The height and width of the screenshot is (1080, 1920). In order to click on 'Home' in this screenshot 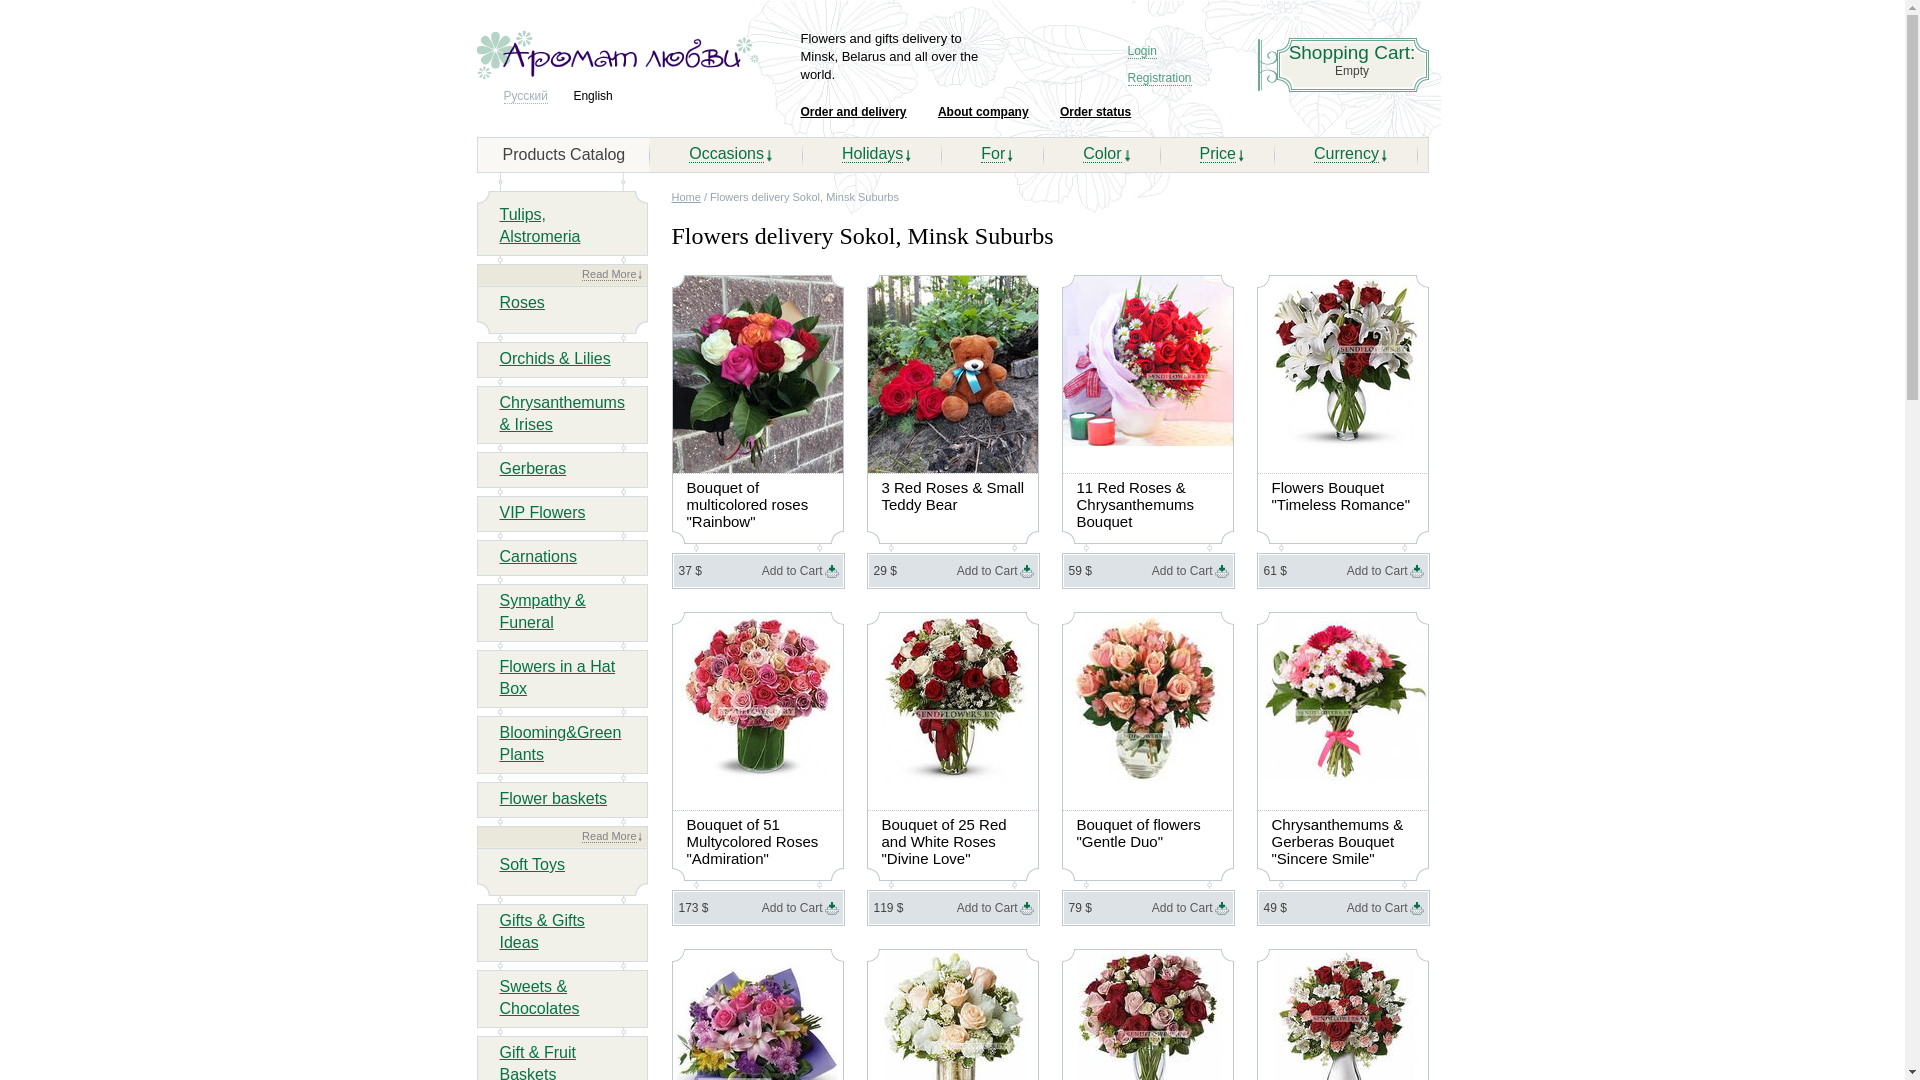, I will do `click(686, 196)`.